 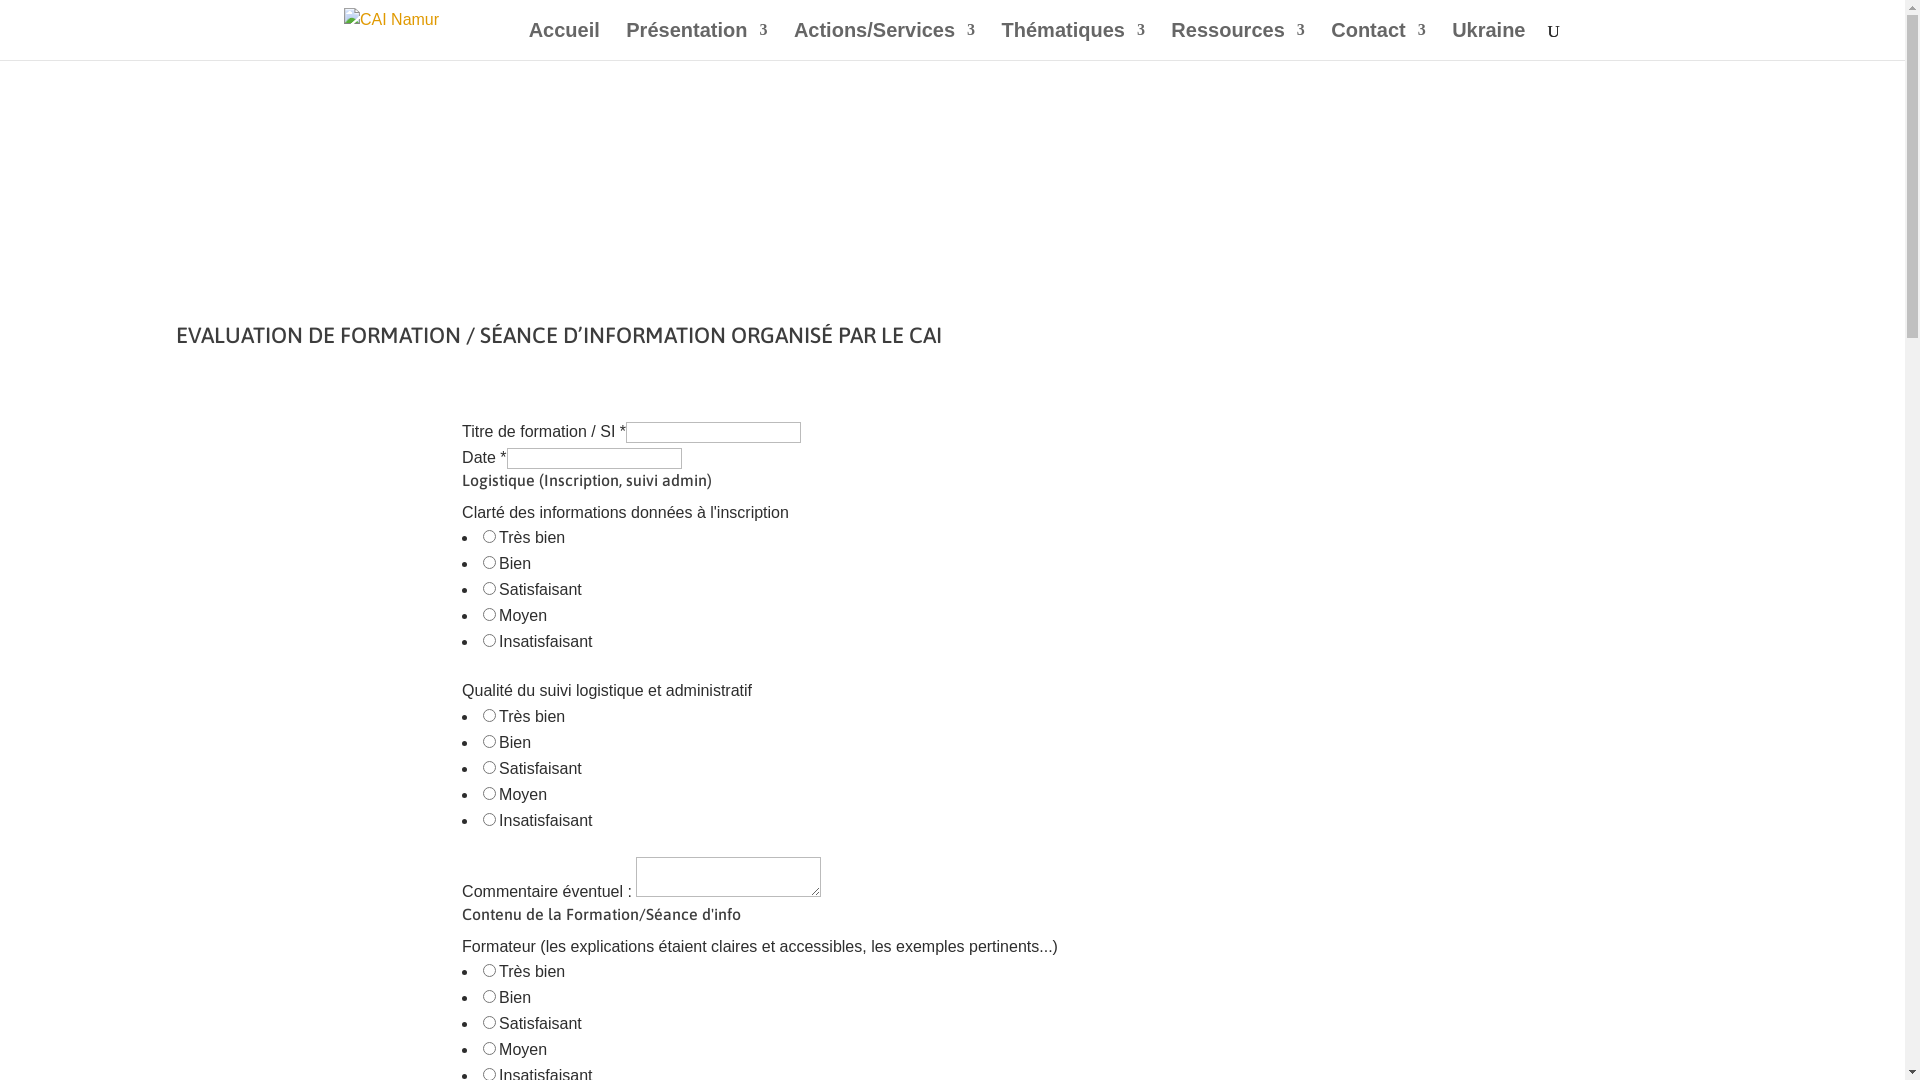 I want to click on 'Ressources', so click(x=1236, y=41).